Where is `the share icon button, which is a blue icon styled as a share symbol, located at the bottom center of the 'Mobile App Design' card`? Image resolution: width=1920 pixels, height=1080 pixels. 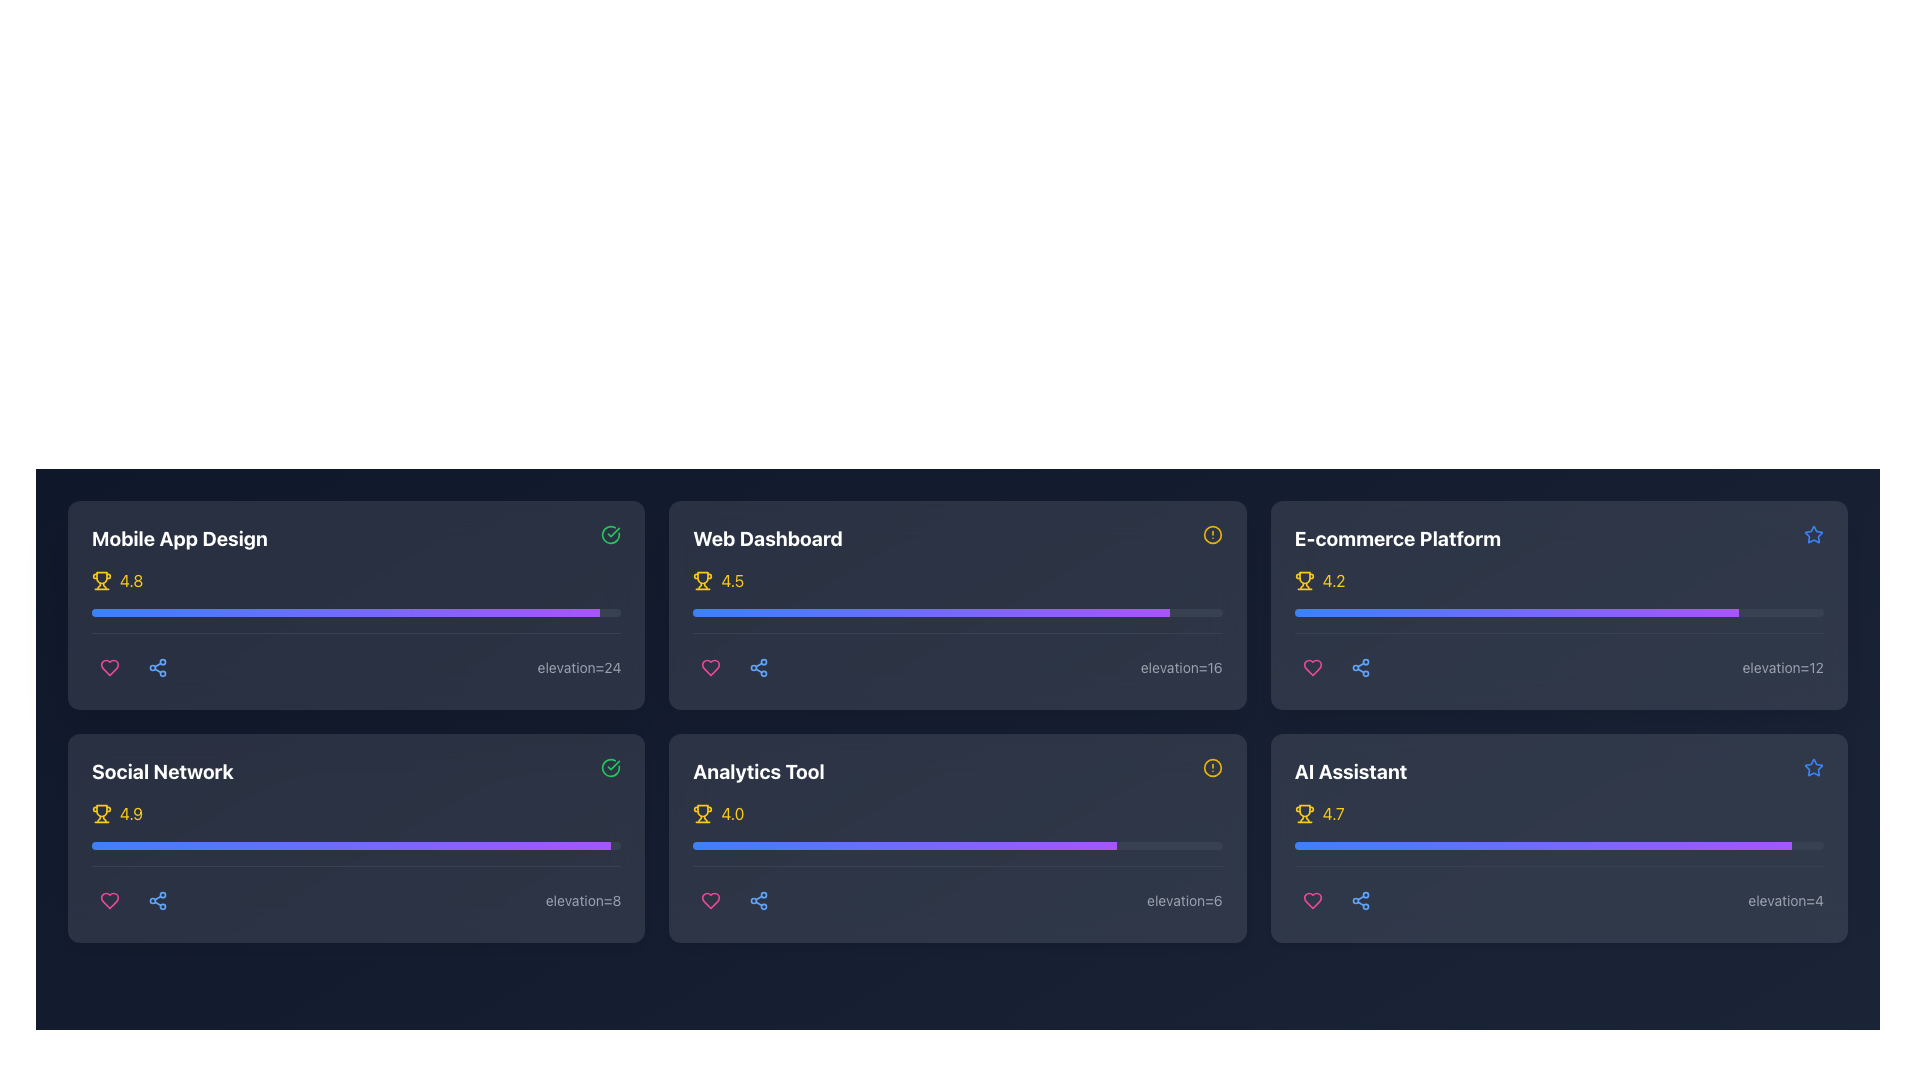 the share icon button, which is a blue icon styled as a share symbol, located at the bottom center of the 'Mobile App Design' card is located at coordinates (157, 901).